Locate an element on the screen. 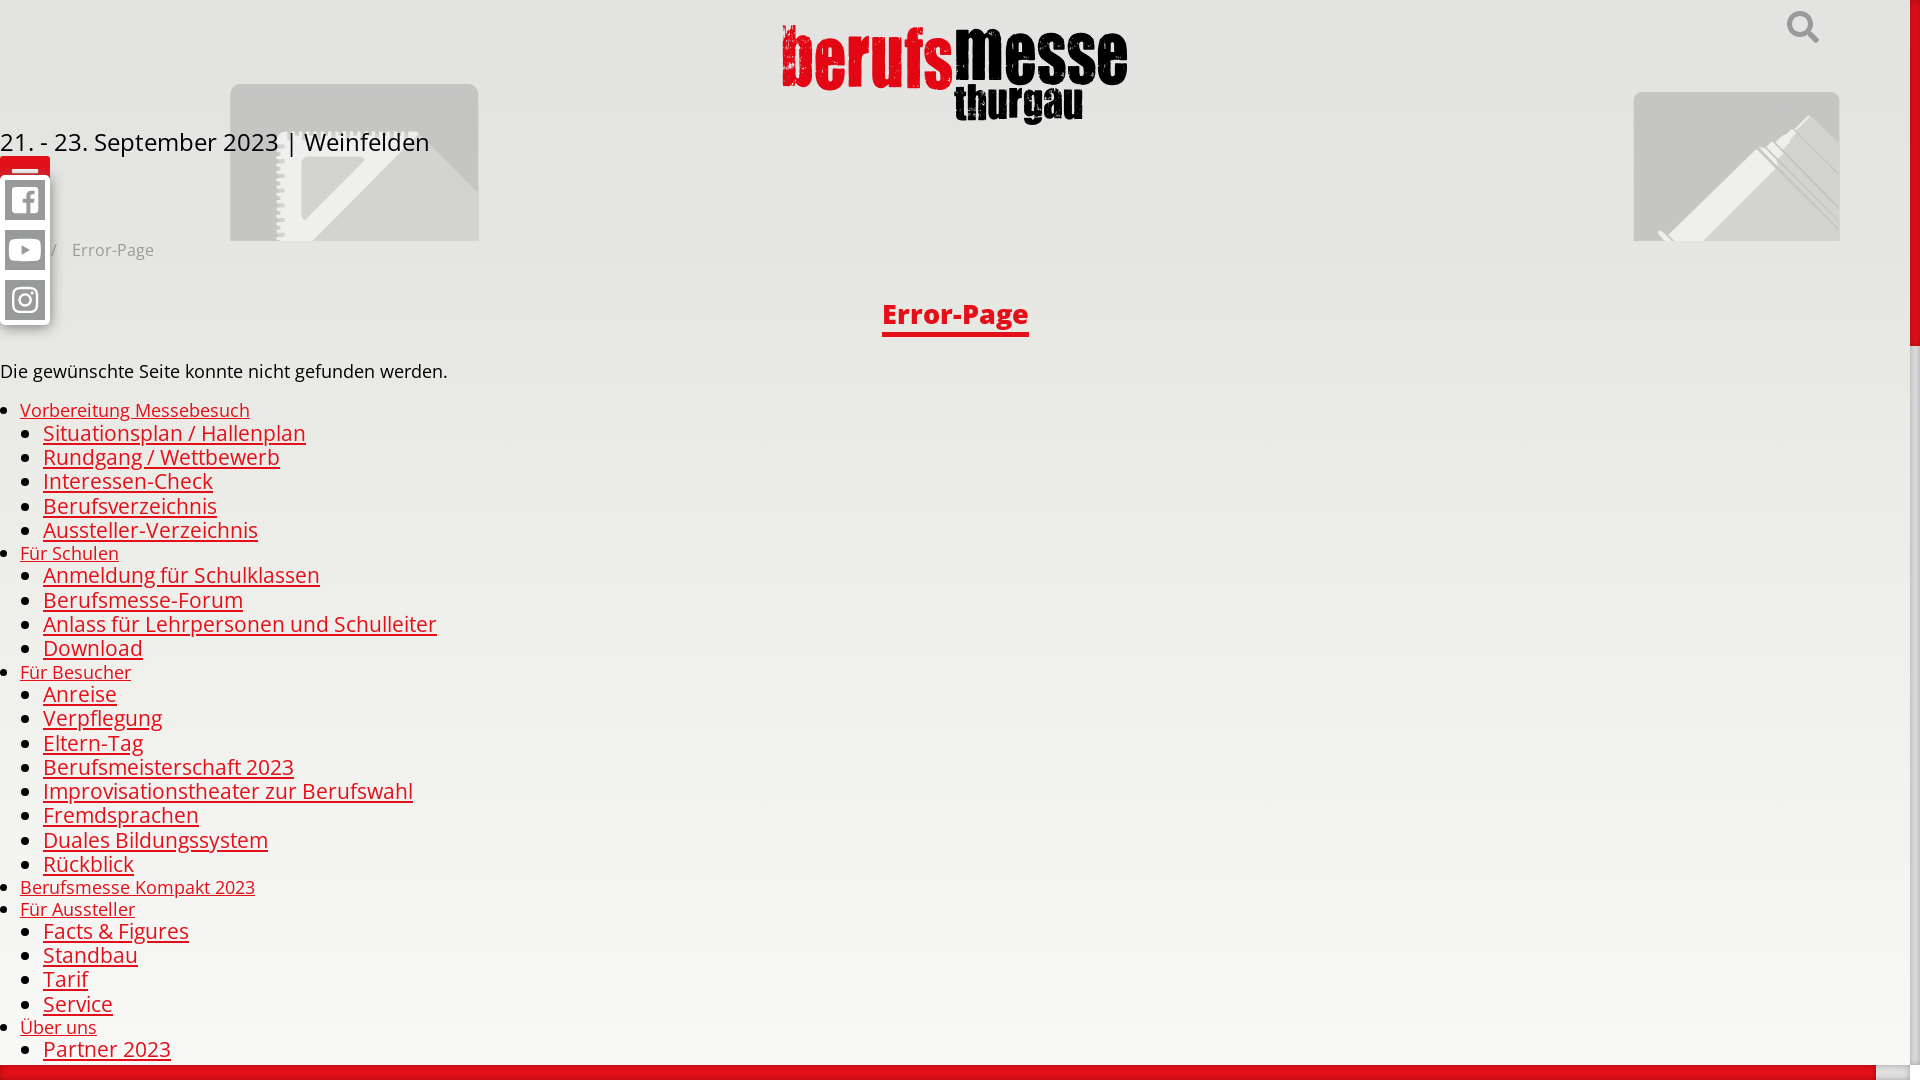 This screenshot has height=1080, width=1920. 'Aussteller-Verzeichnis' is located at coordinates (43, 528).